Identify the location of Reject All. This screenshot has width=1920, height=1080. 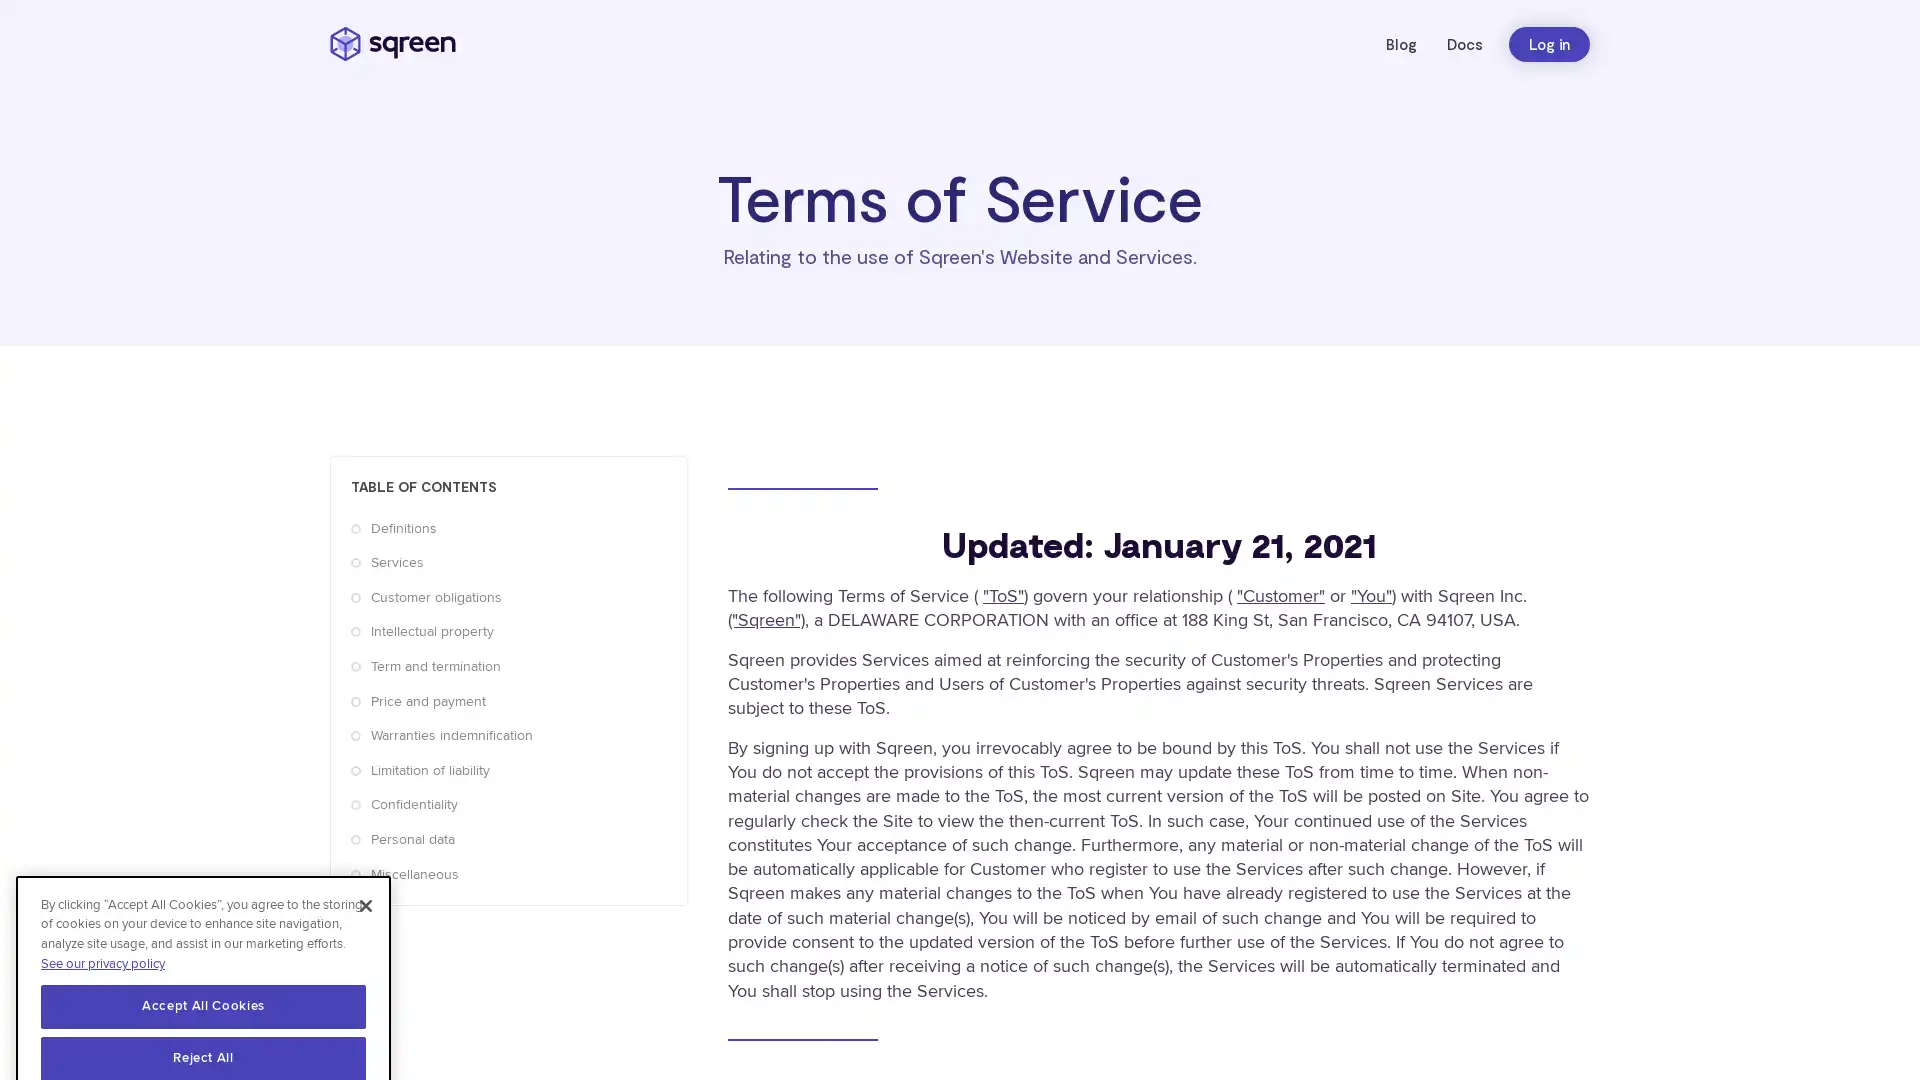
(203, 1005).